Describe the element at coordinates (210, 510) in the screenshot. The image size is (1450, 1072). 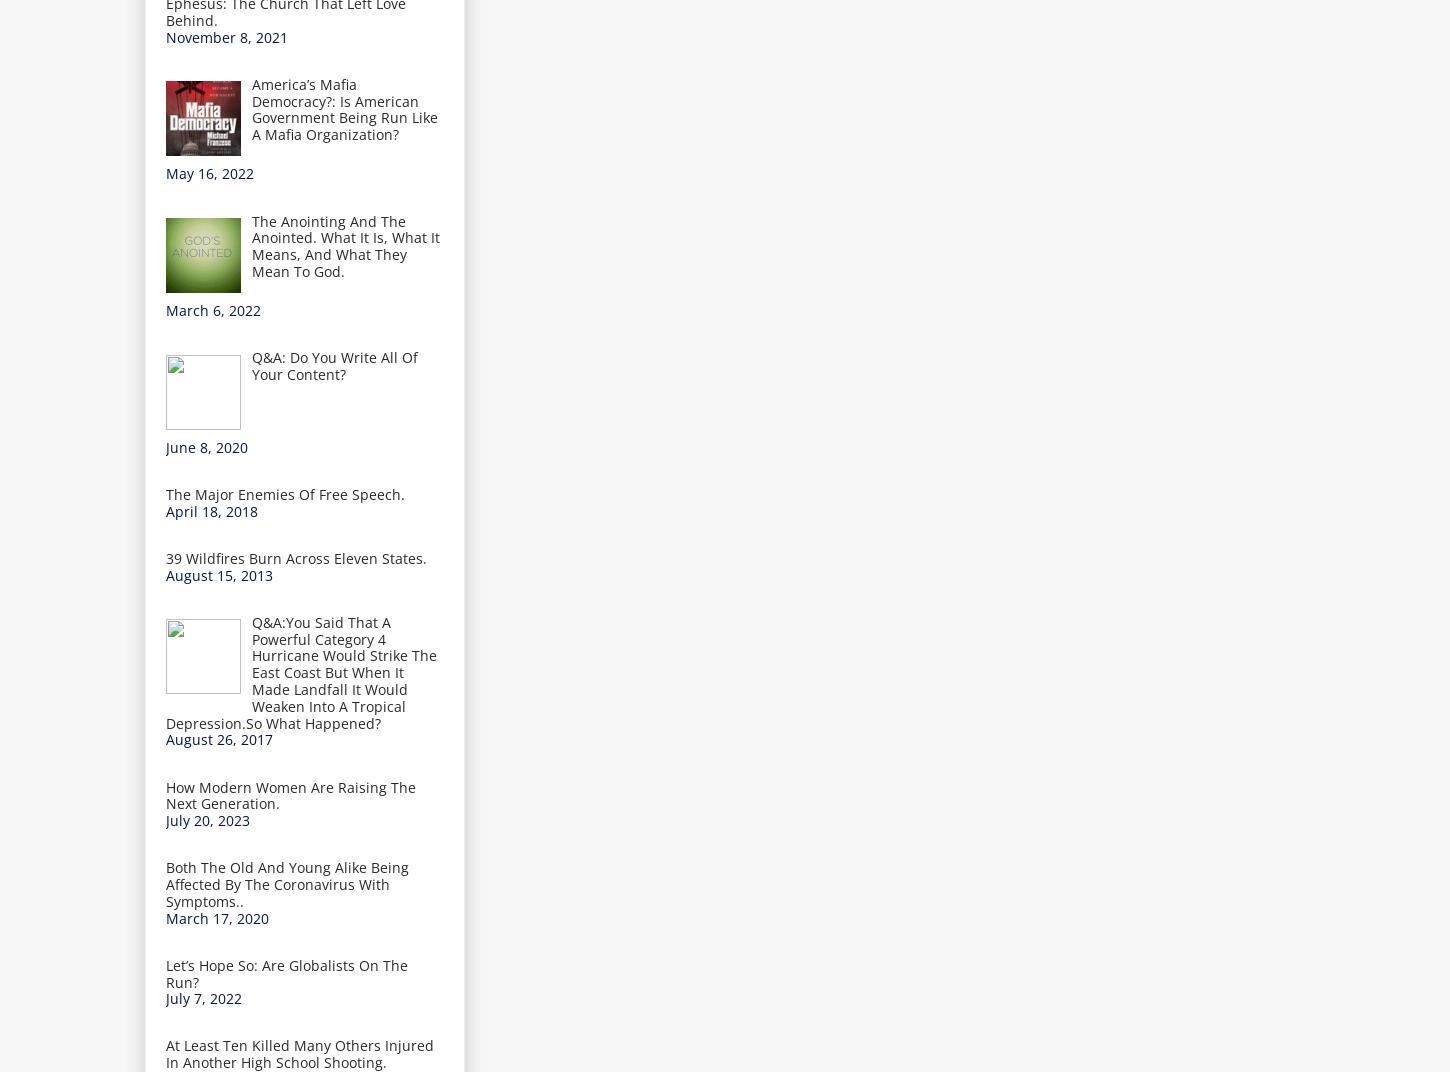
I see `'April 18, 2018'` at that location.